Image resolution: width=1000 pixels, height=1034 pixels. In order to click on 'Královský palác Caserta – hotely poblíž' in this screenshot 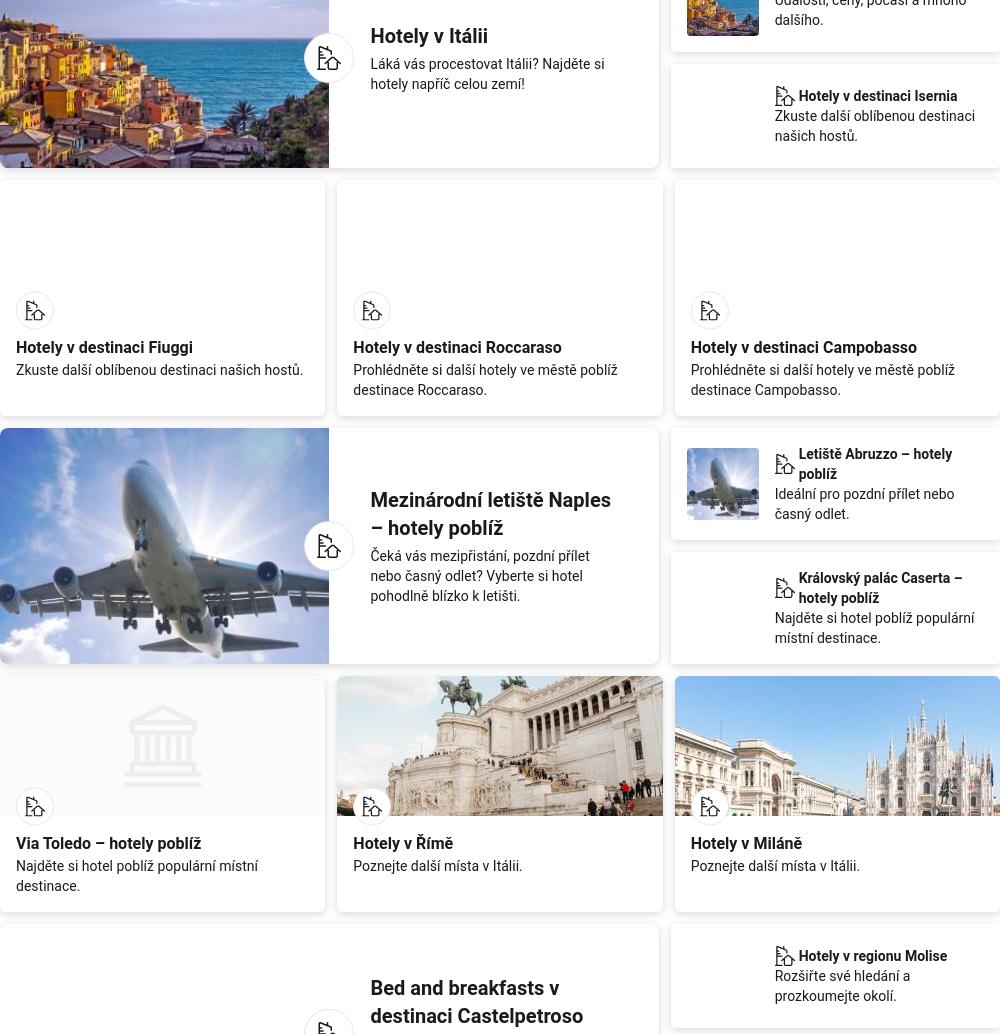, I will do `click(880, 587)`.